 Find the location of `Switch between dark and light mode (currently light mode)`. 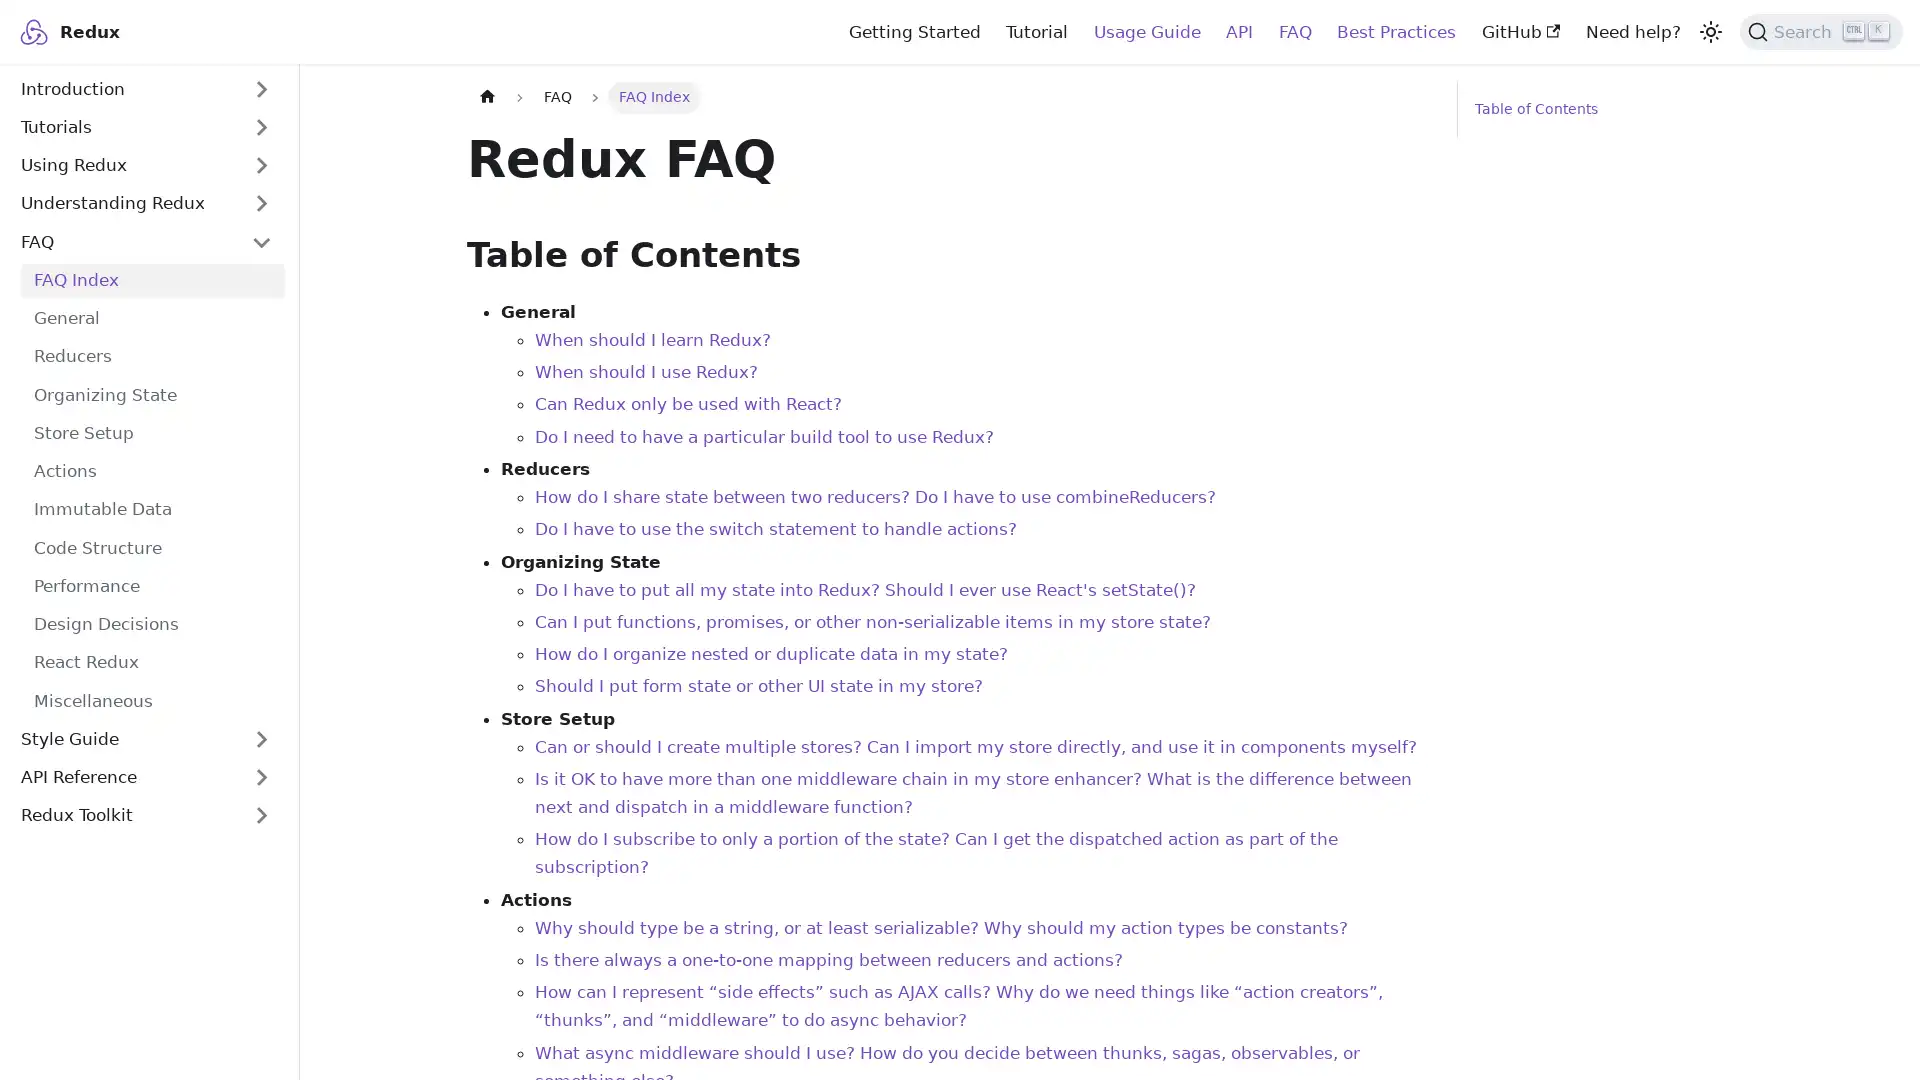

Switch between dark and light mode (currently light mode) is located at coordinates (1708, 30).